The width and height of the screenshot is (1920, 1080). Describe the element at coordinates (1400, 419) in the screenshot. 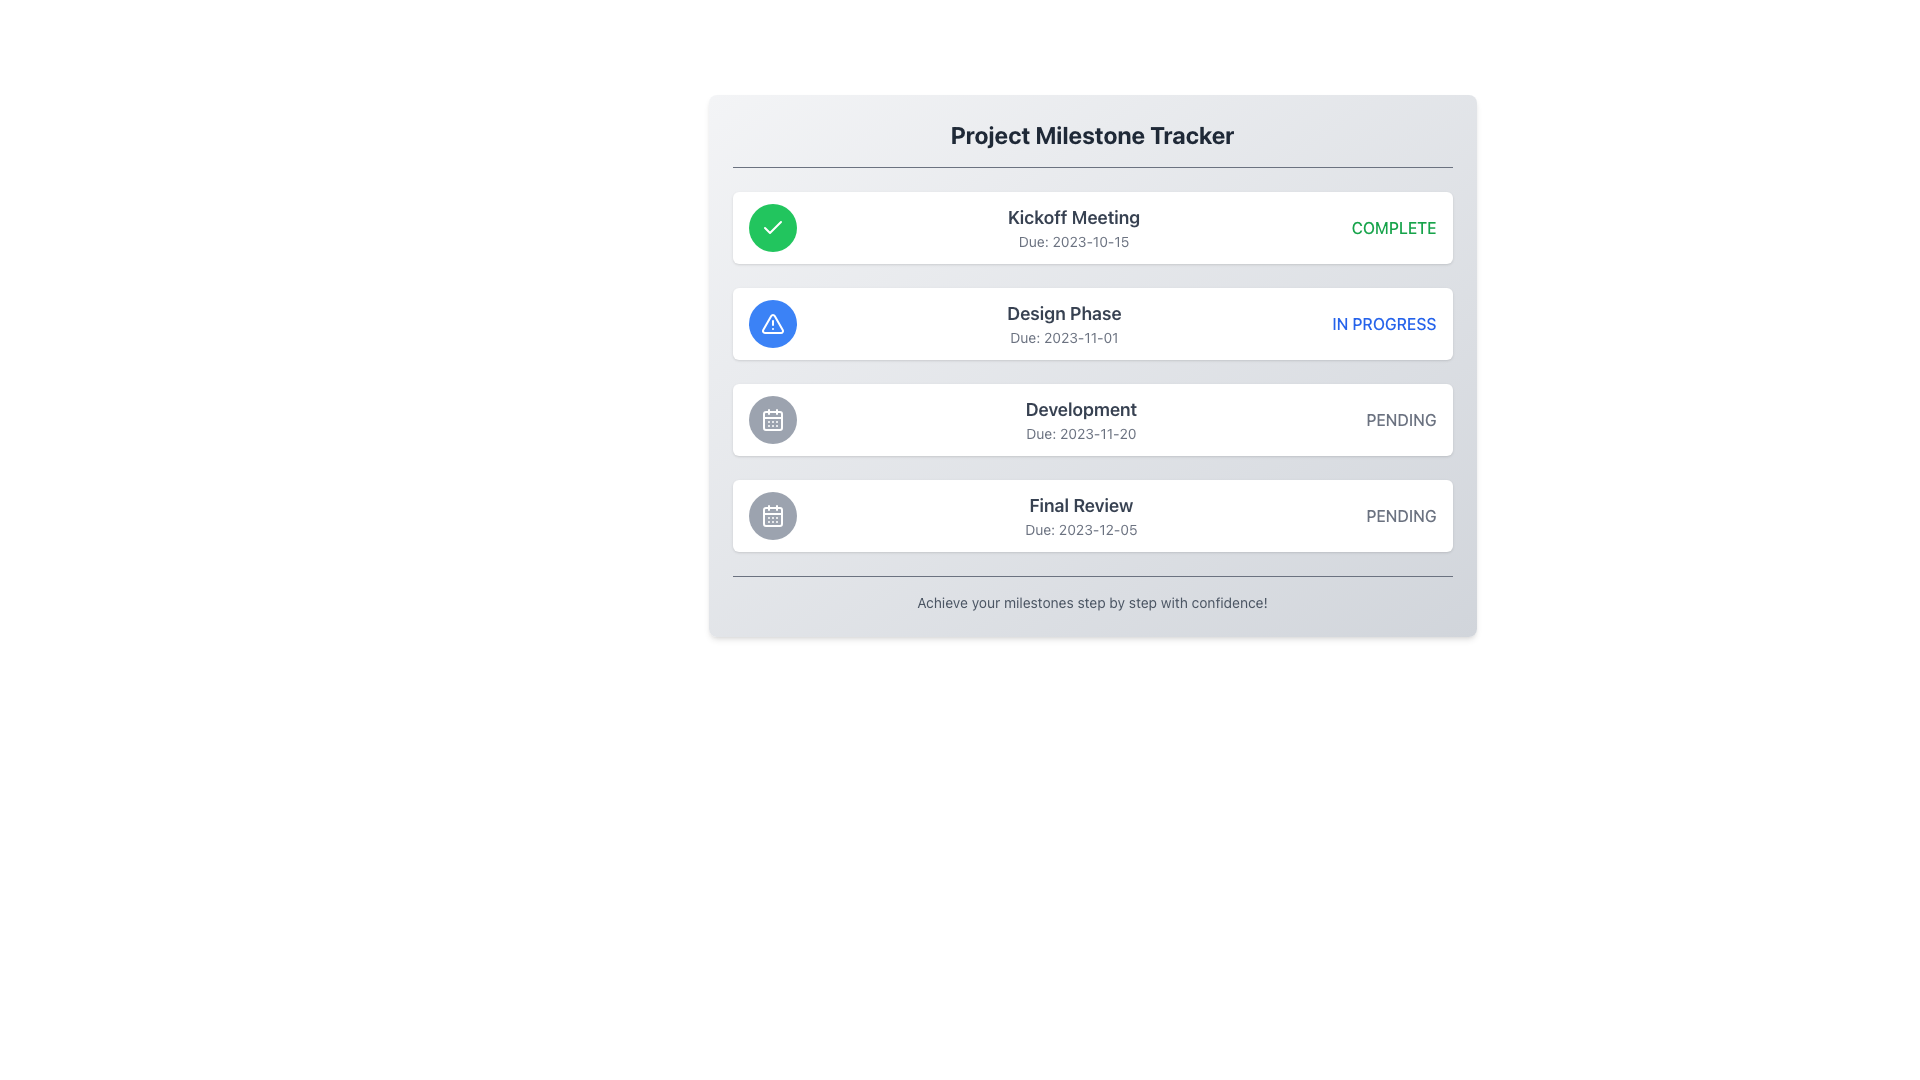

I see `the text label indicating the current status of the 'Development' milestone, which is positioned at the far right end of its row, displaying 'Due: 2023-11-20'` at that location.